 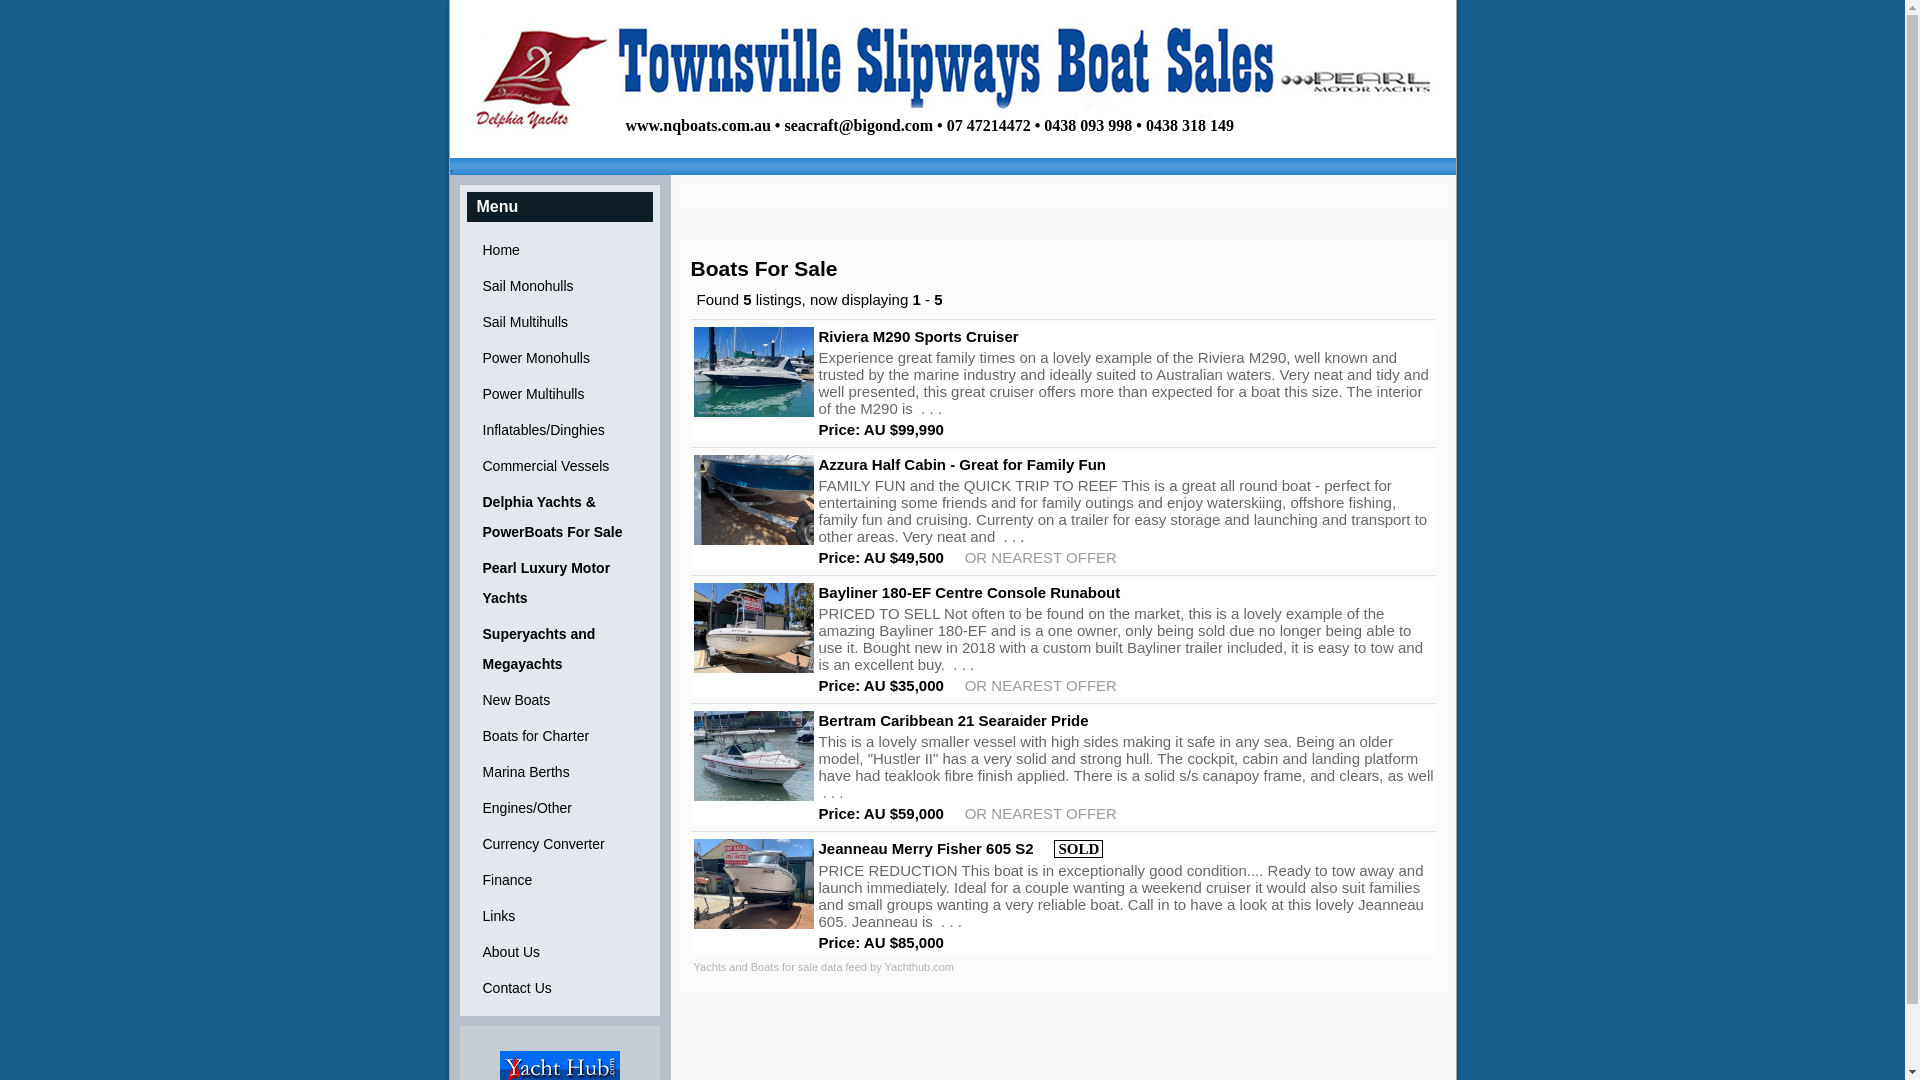 I want to click on 'Sail Monohulls', so click(x=560, y=285).